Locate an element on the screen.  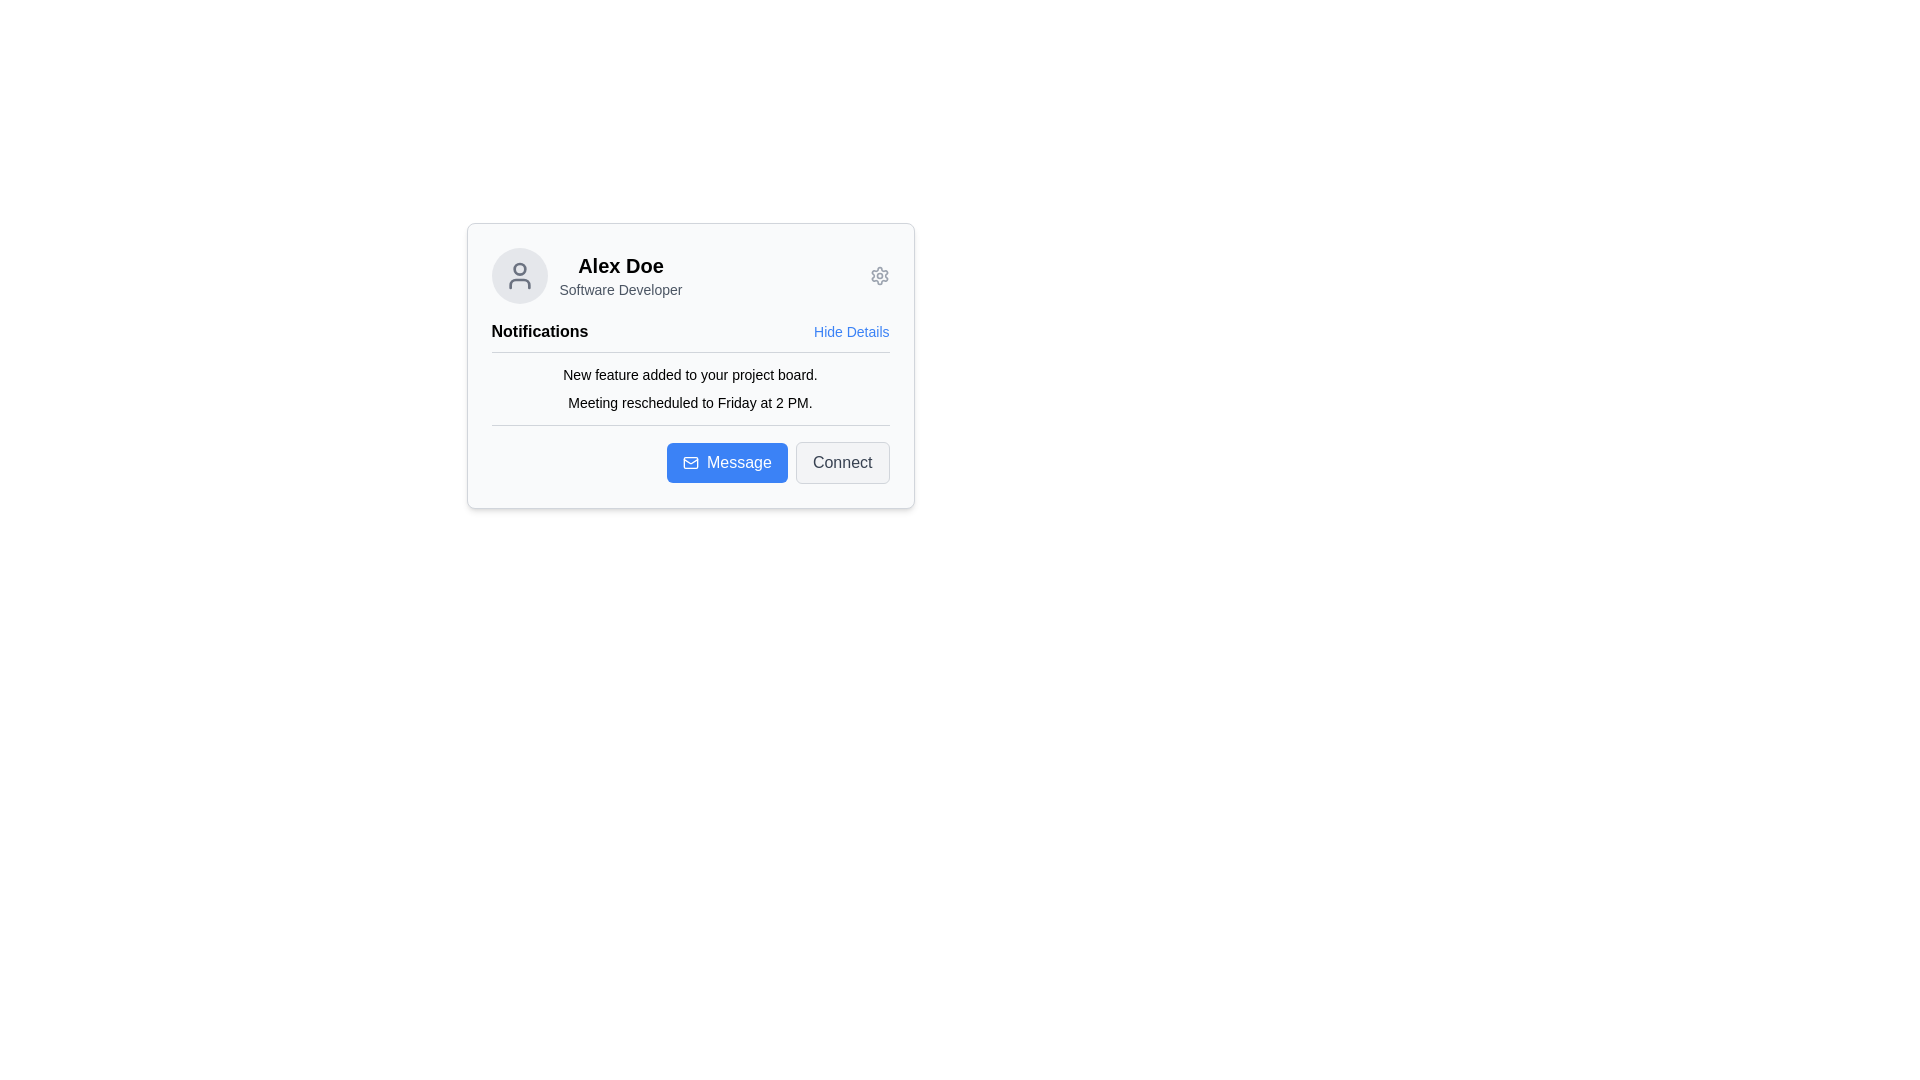
the 'Send Message' button located at the bottom-right section of the card interface to observe any visual hover effects is located at coordinates (690, 462).